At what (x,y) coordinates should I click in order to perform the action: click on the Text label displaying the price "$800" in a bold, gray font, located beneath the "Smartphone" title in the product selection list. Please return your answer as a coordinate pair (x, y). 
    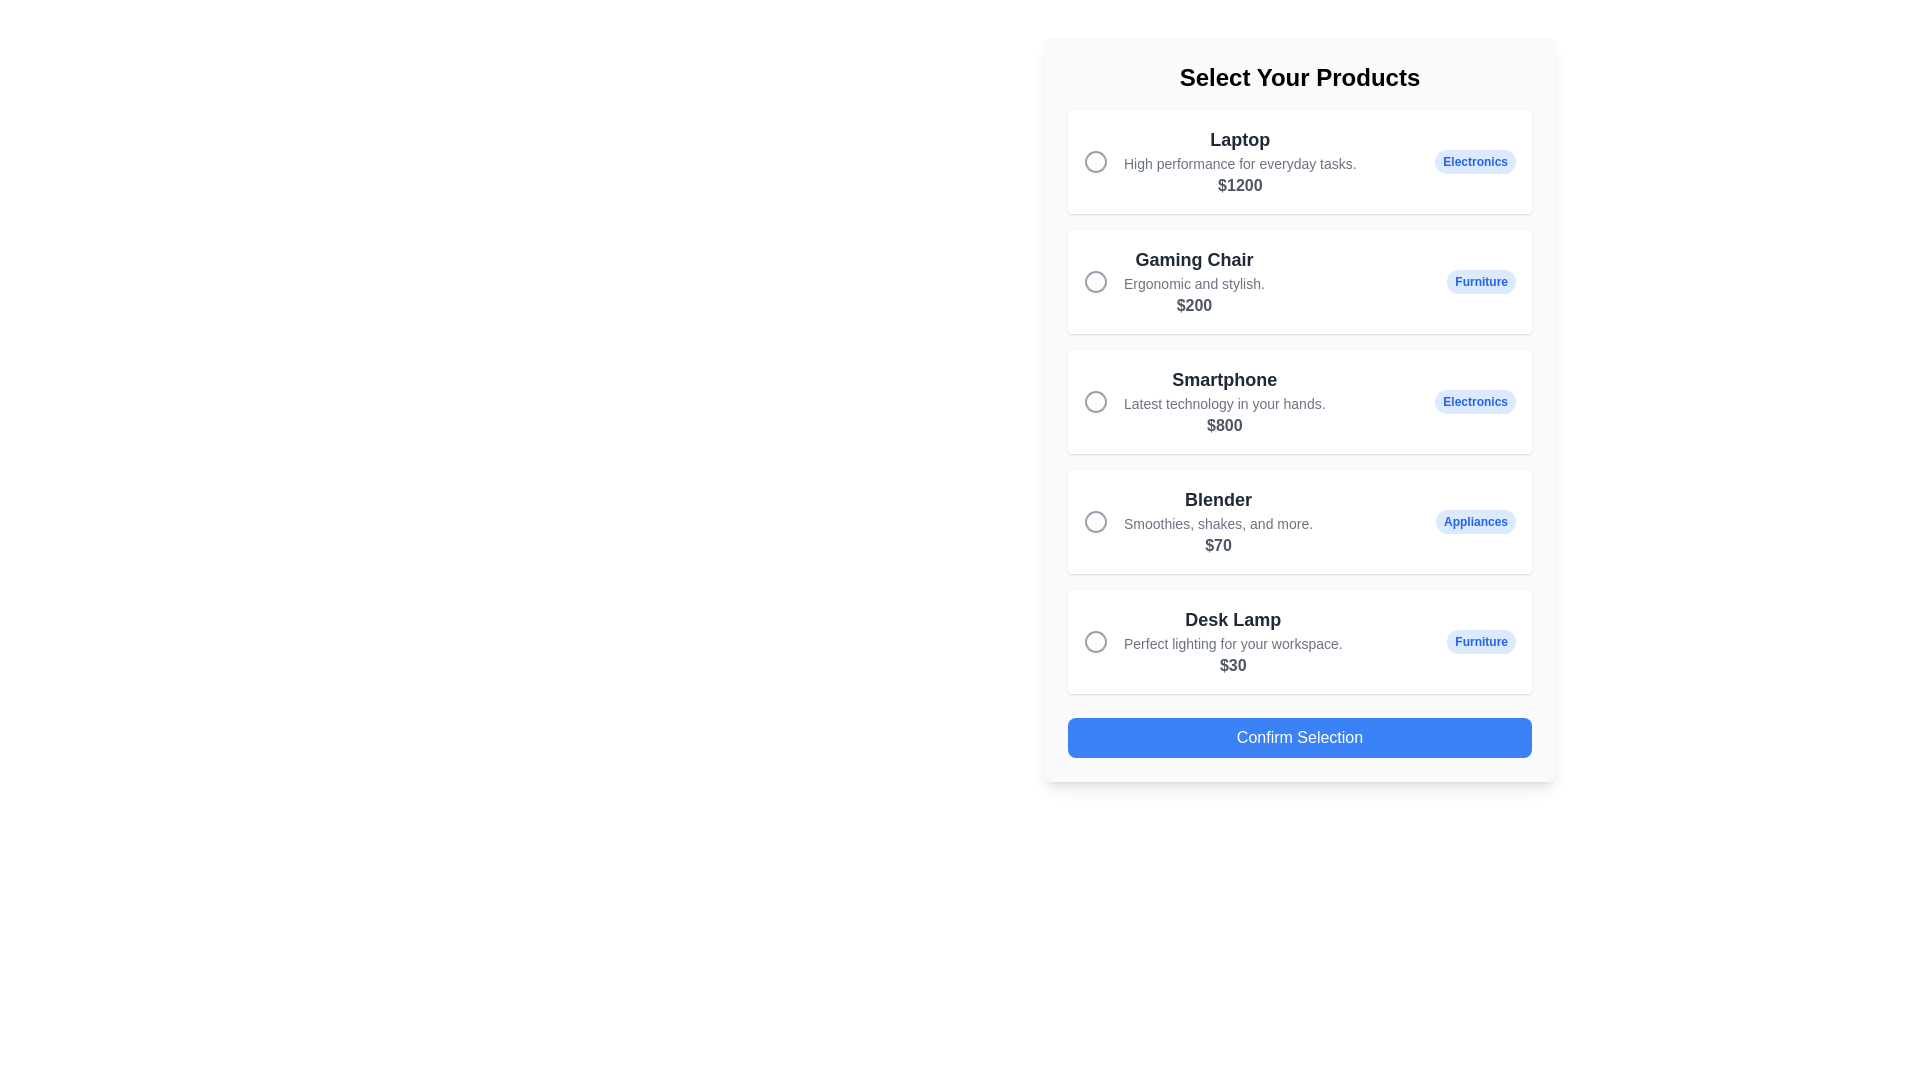
    Looking at the image, I should click on (1223, 424).